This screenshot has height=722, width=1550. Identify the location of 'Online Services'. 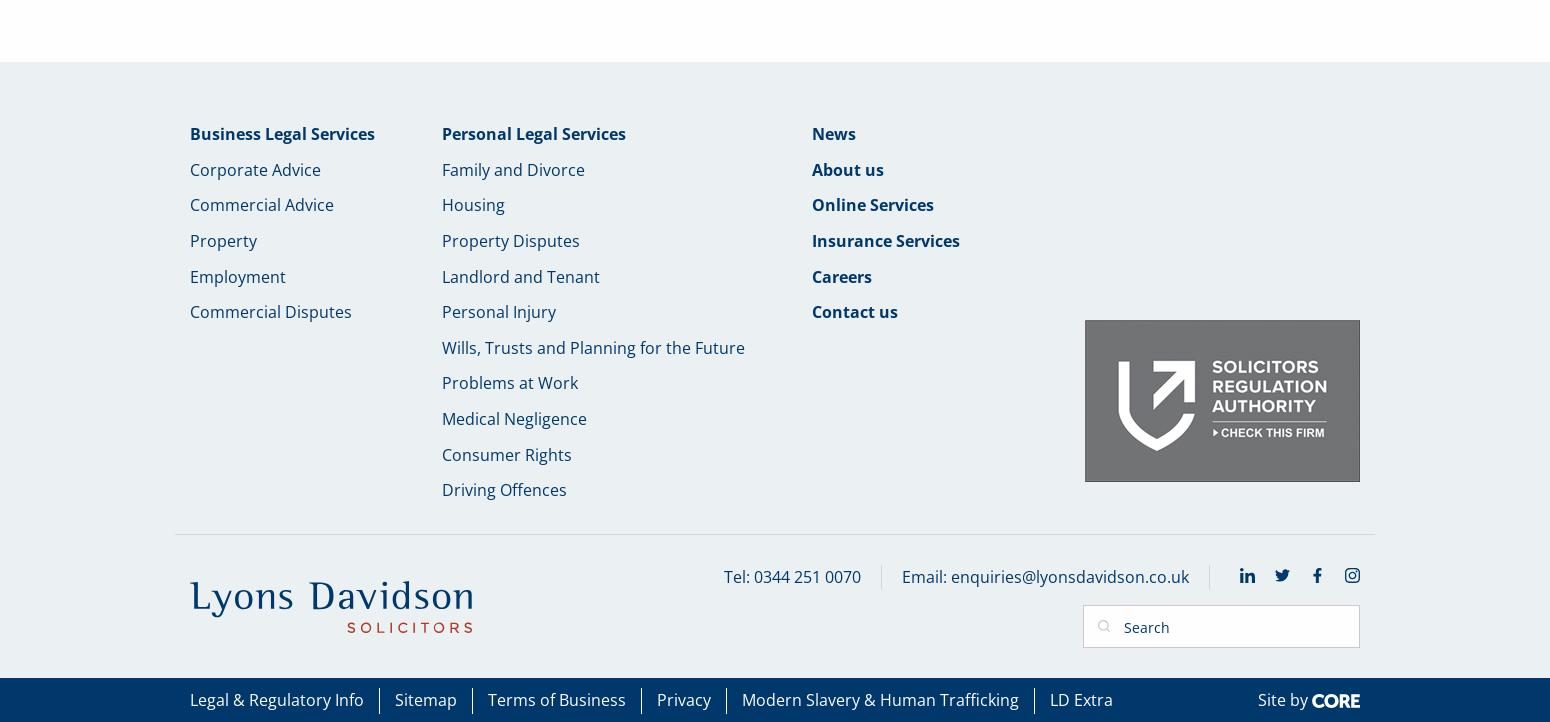
(811, 203).